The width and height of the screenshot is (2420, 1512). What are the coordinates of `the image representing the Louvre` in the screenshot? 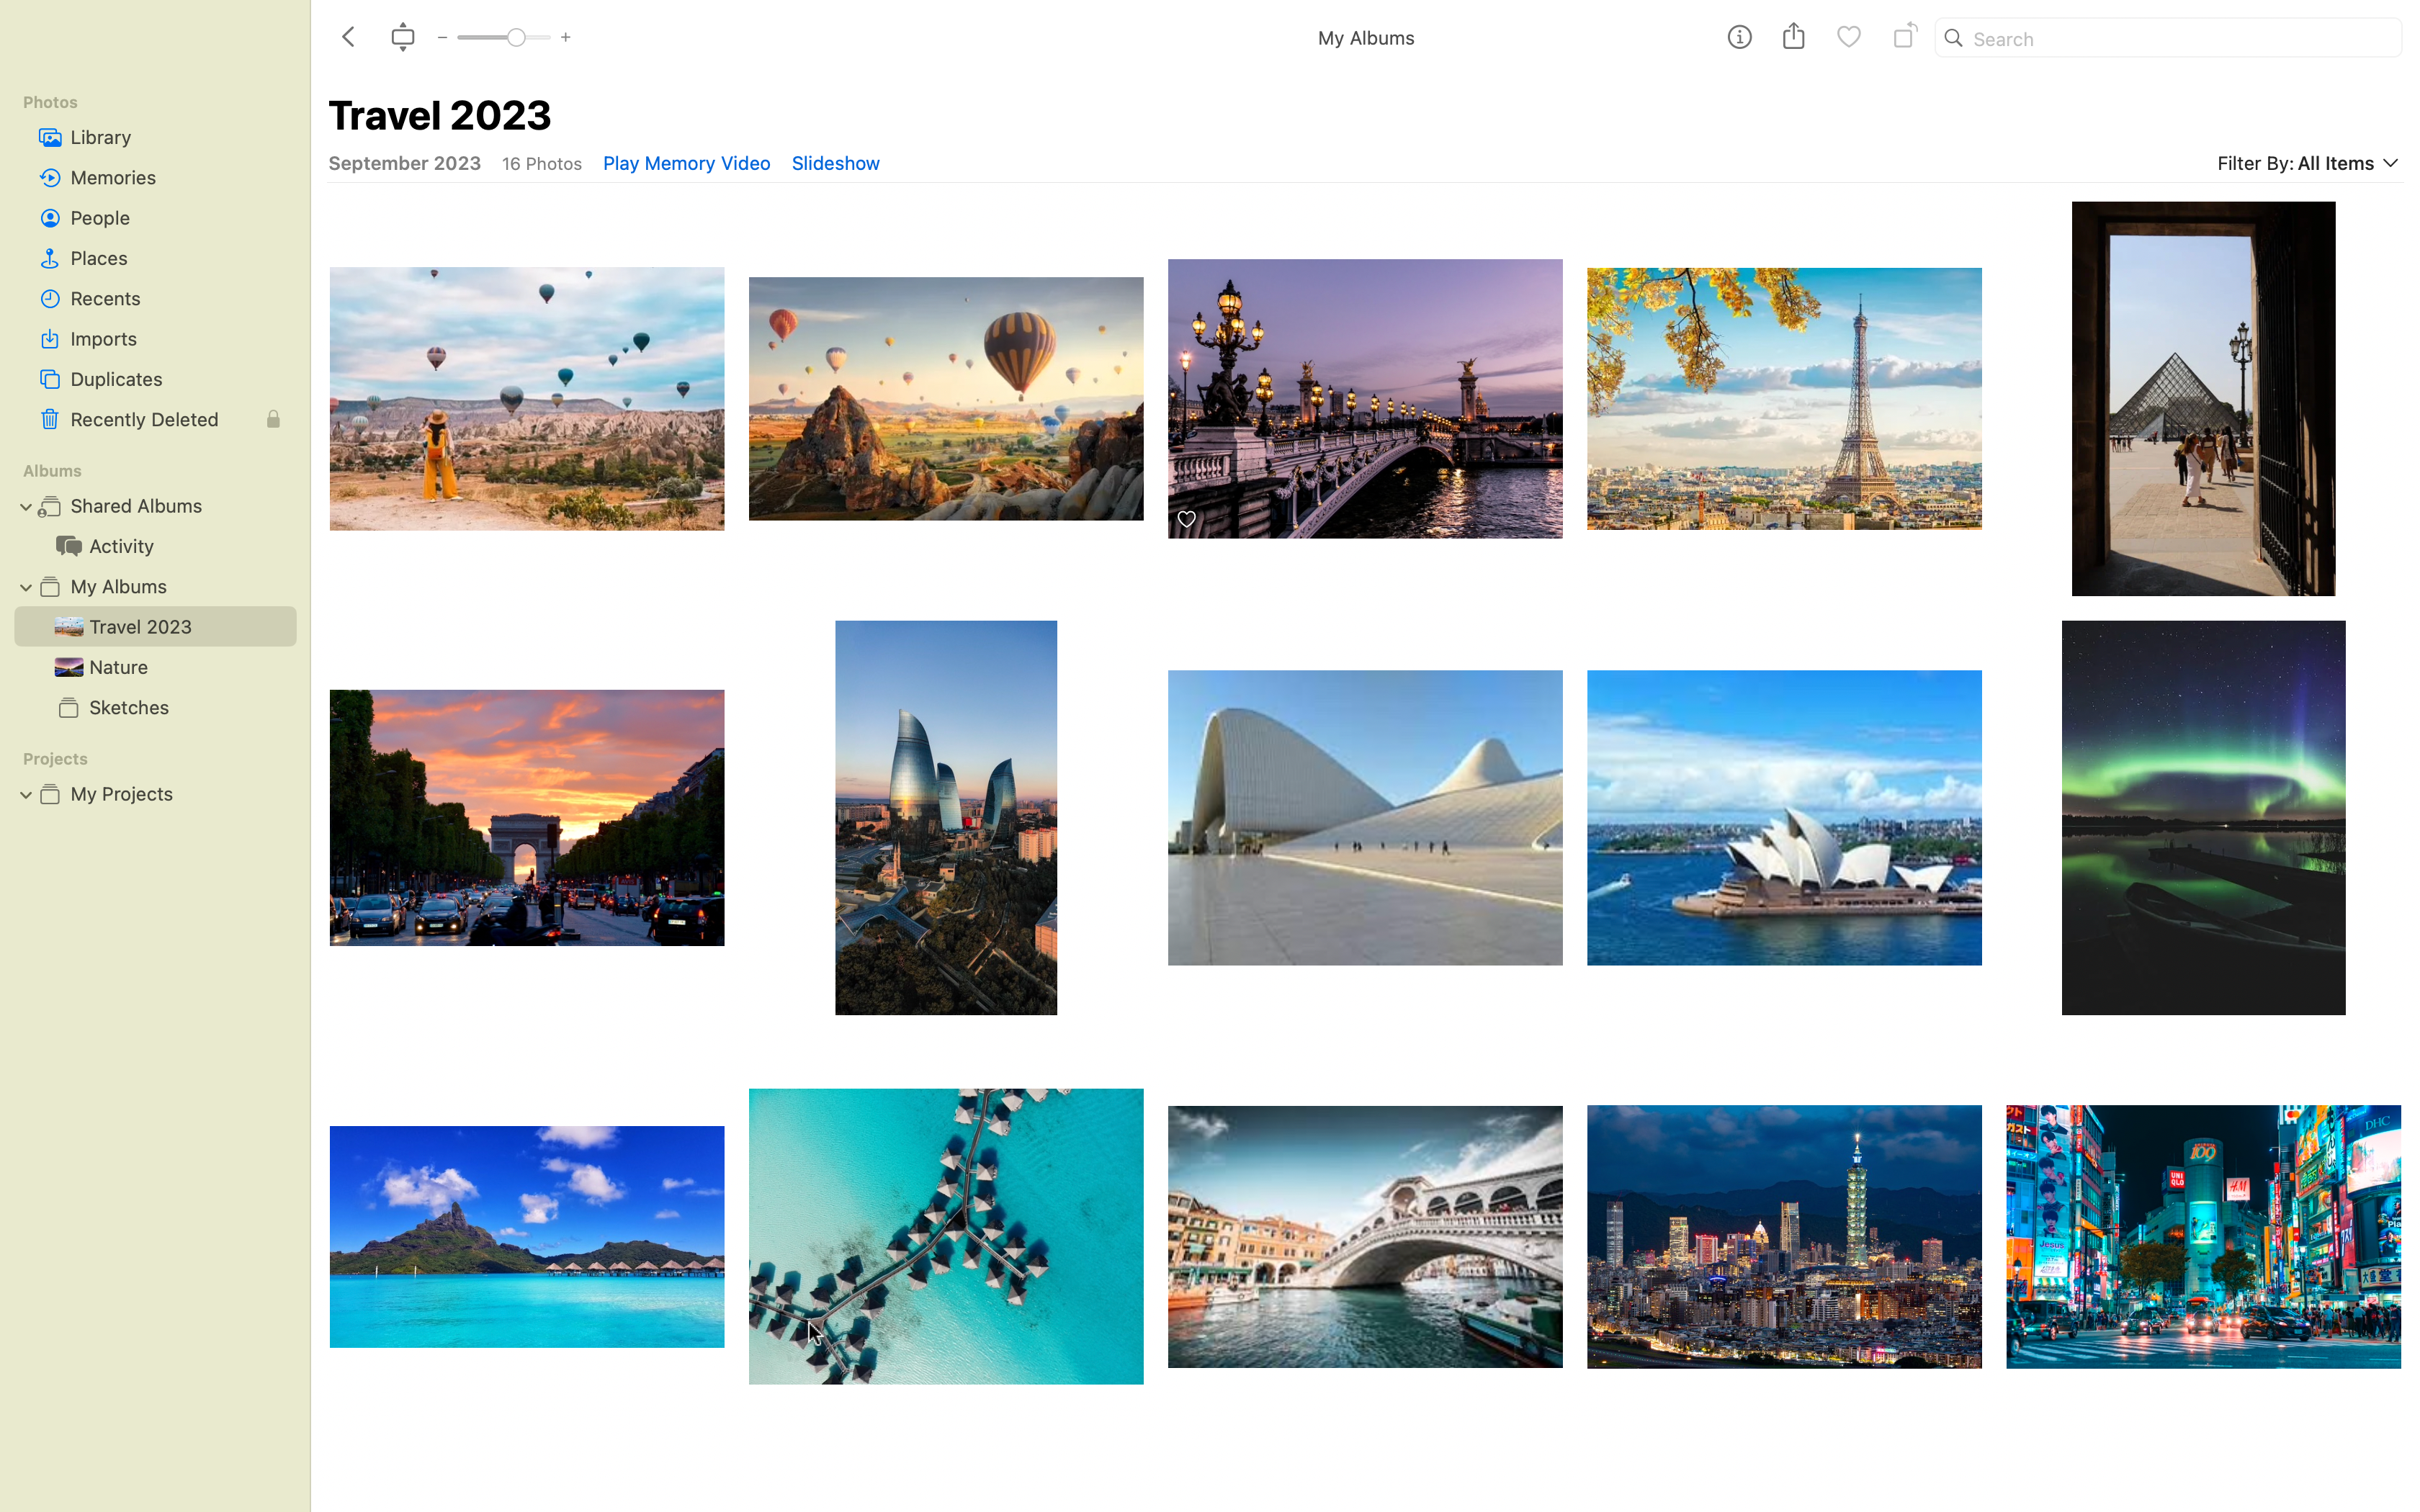 It's located at (2202, 394).